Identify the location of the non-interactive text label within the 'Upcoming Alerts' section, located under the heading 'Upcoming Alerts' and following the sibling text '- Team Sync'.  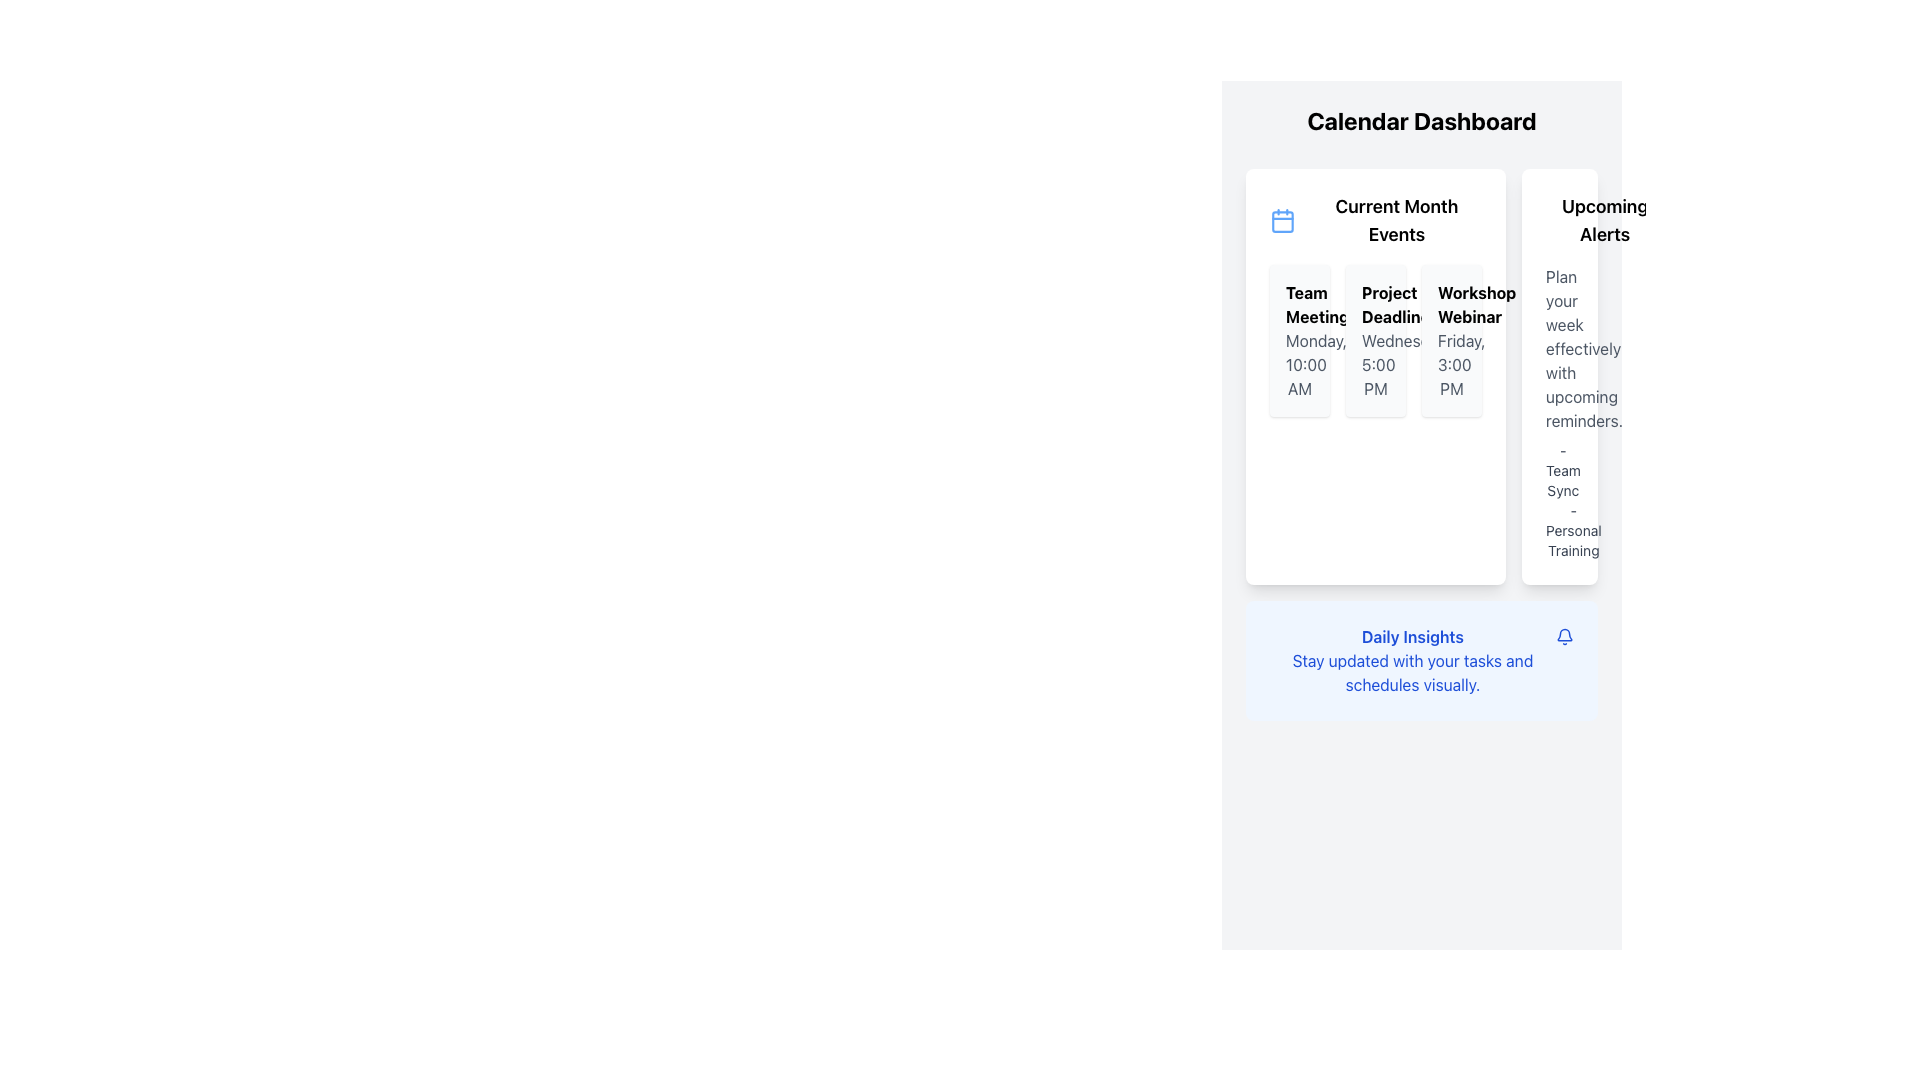
(1559, 530).